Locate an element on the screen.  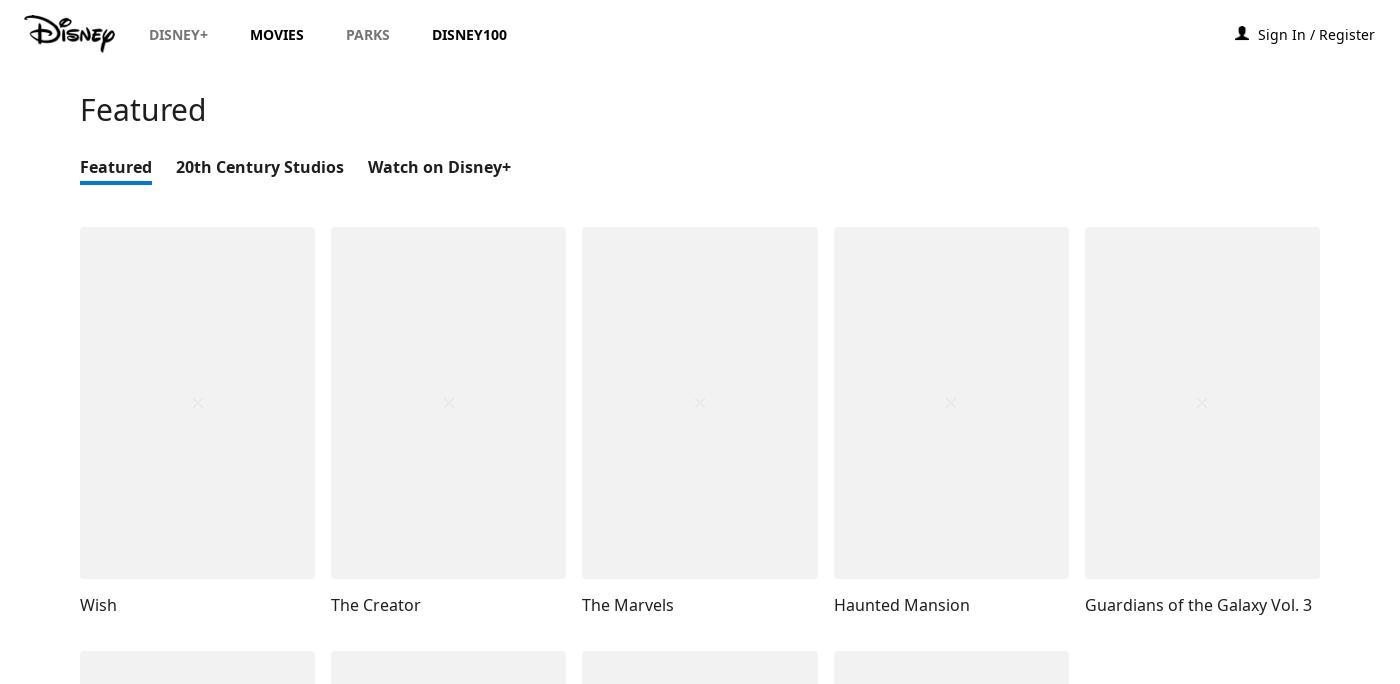
'The Creator' is located at coordinates (376, 604).